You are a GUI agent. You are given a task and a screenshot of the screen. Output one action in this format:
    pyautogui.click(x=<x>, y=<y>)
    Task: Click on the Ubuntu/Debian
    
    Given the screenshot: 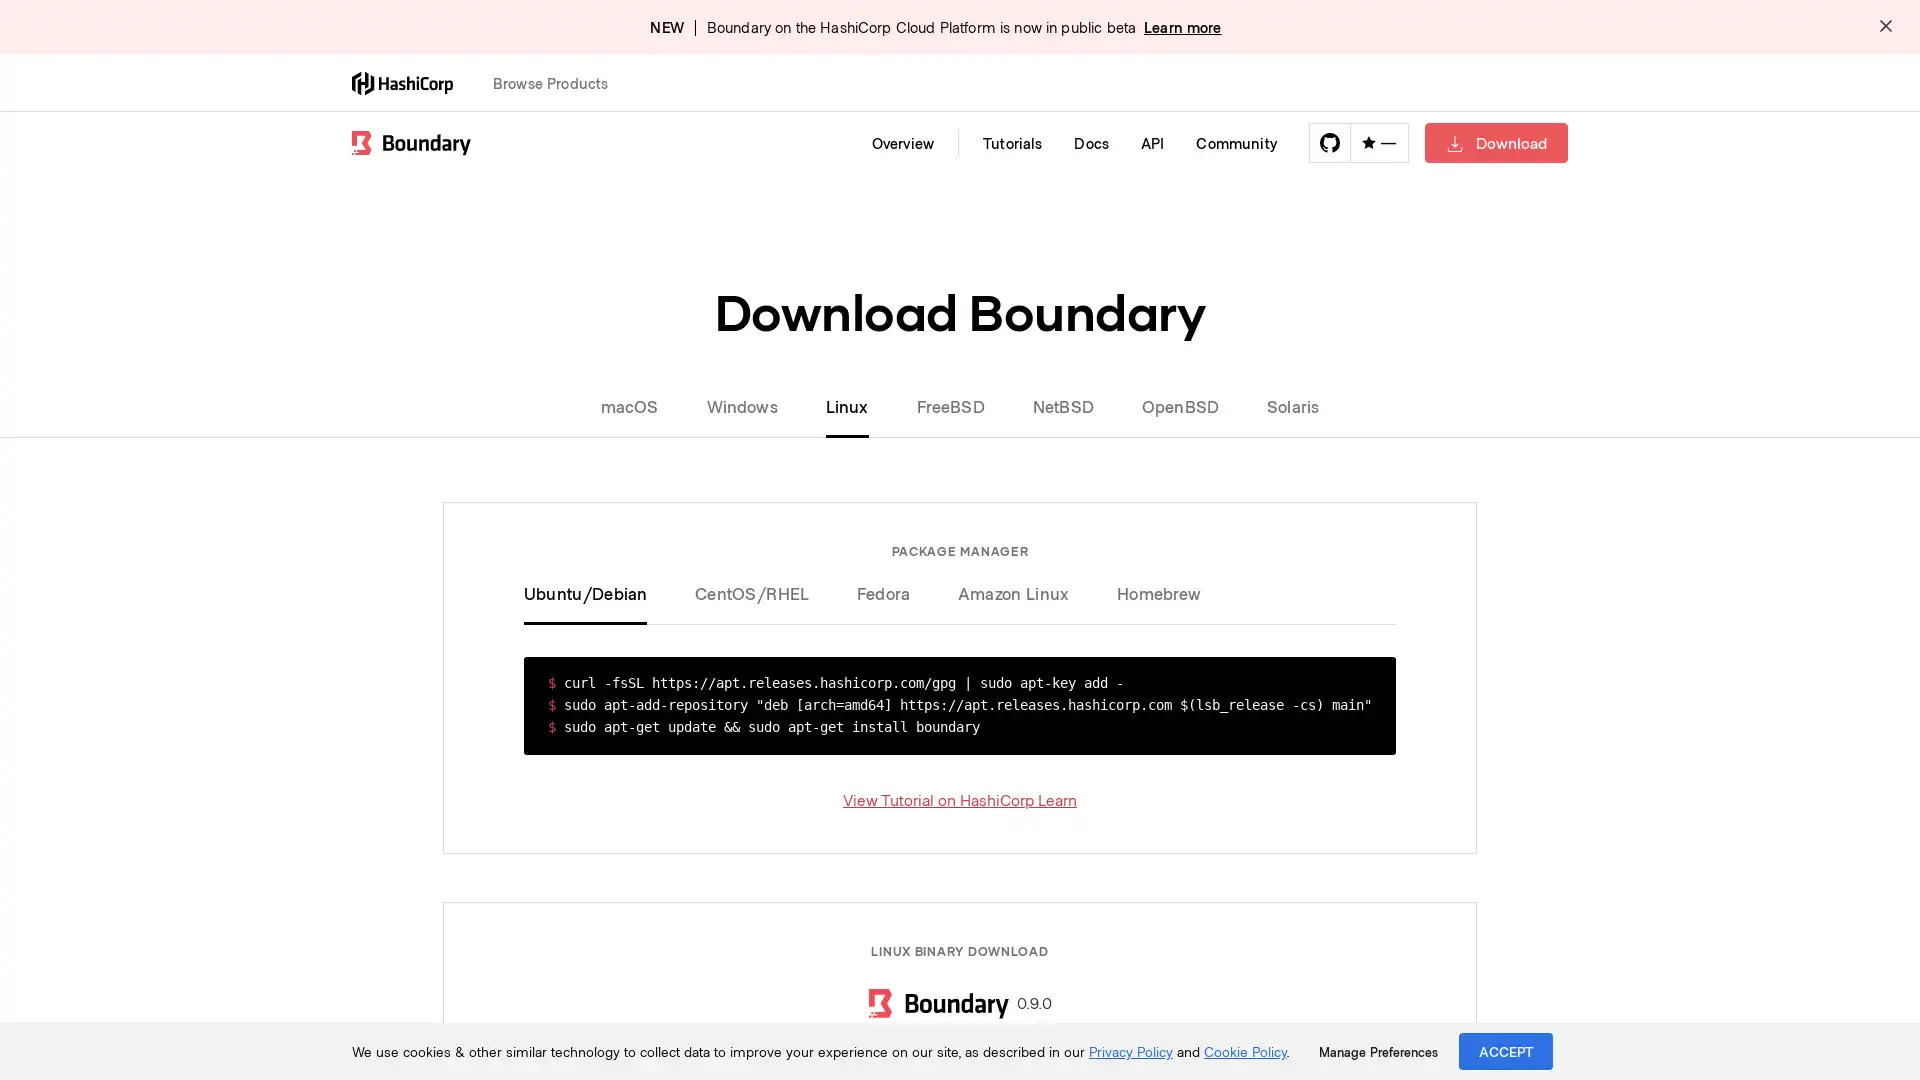 What is the action you would take?
    pyautogui.click(x=596, y=592)
    